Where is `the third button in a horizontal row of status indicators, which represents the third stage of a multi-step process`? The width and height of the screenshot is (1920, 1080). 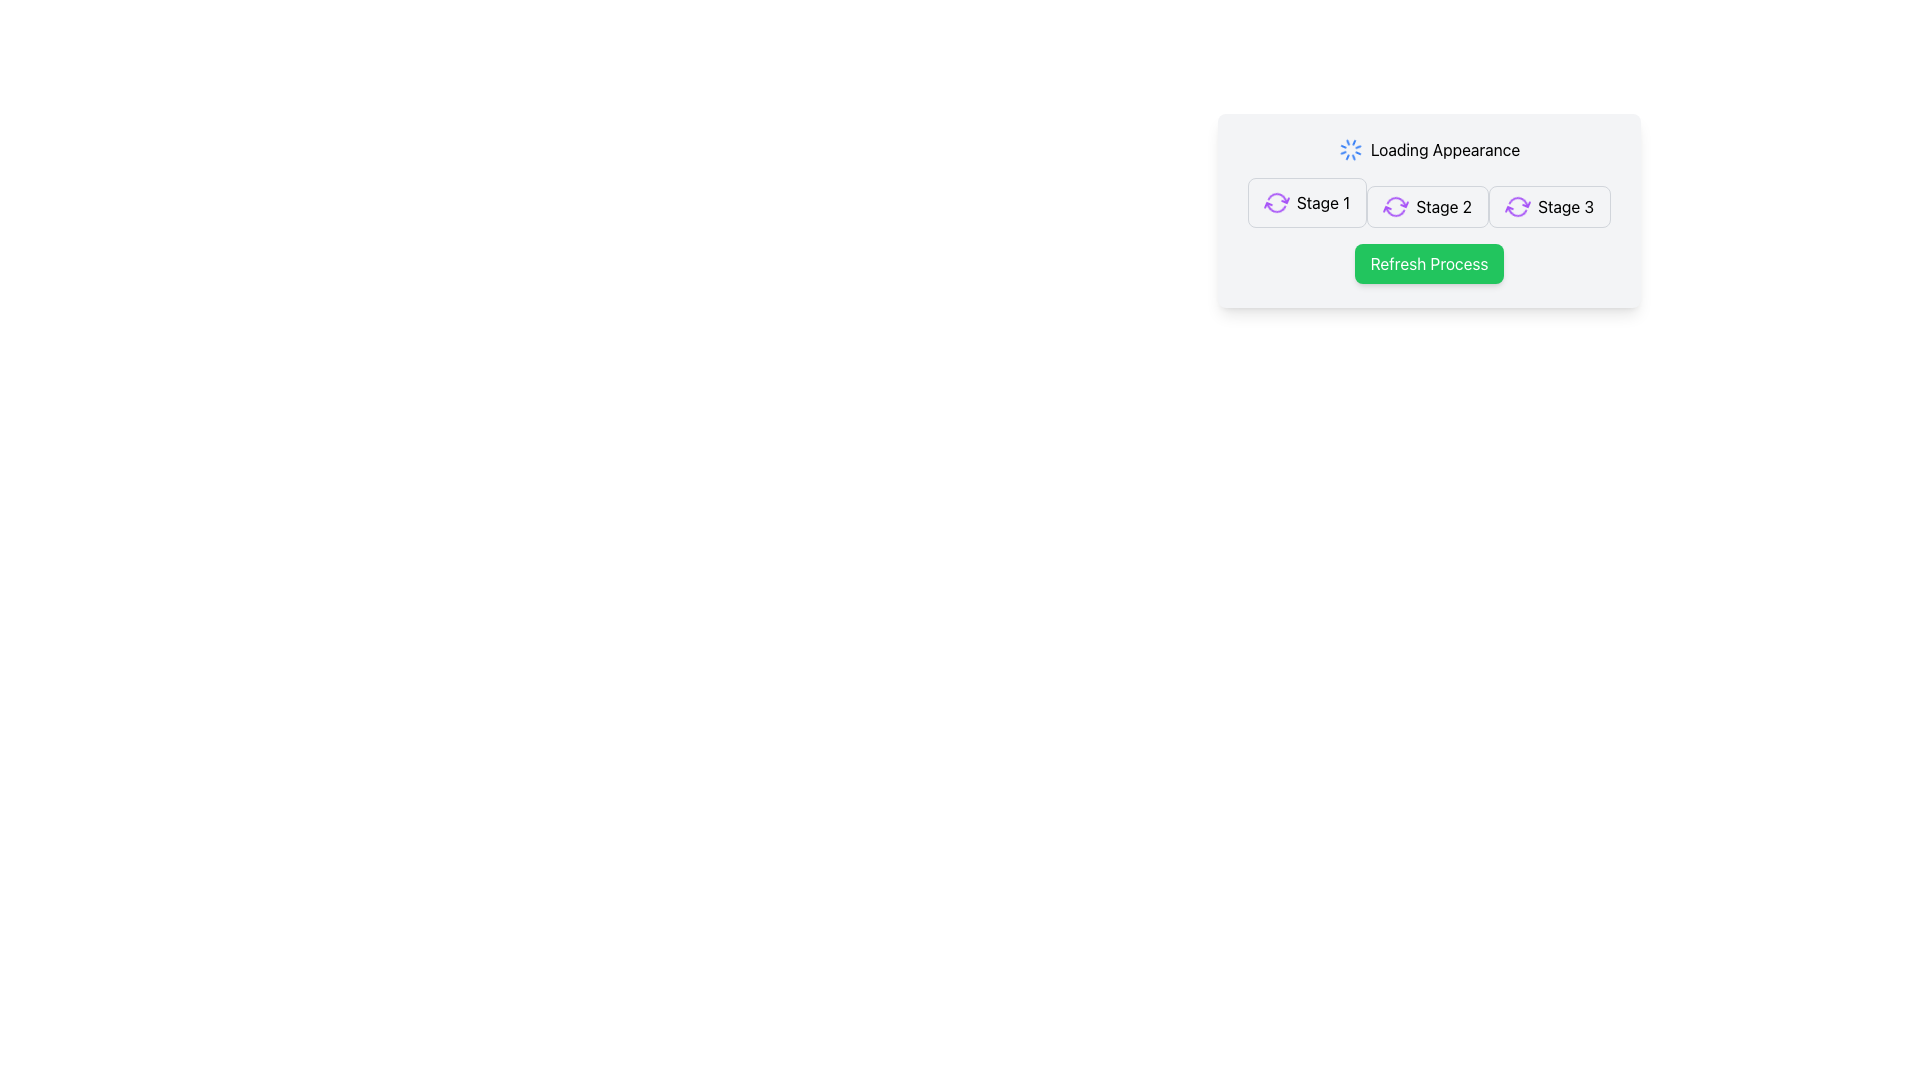 the third button in a horizontal row of status indicators, which represents the third stage of a multi-step process is located at coordinates (1549, 207).